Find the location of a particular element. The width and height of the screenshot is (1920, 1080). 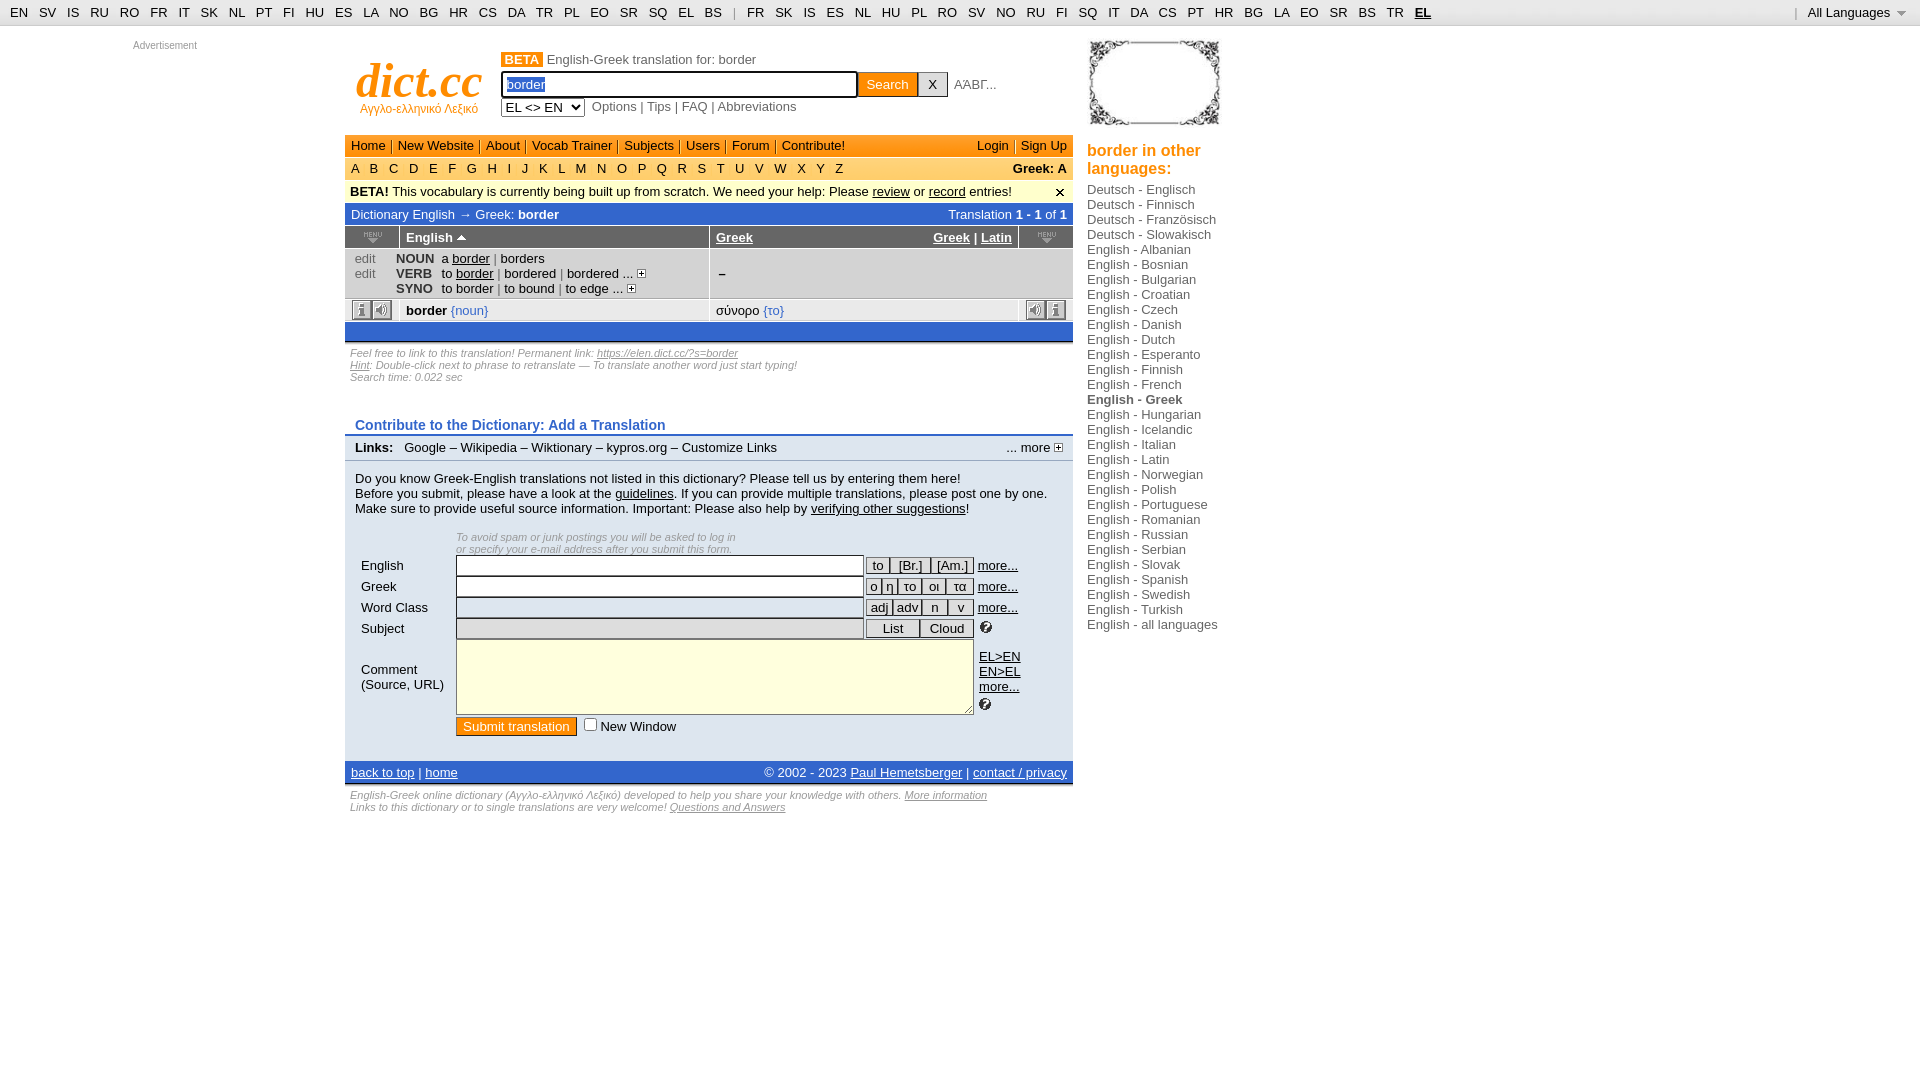

'Deutsch - Finnisch' is located at coordinates (1141, 204).